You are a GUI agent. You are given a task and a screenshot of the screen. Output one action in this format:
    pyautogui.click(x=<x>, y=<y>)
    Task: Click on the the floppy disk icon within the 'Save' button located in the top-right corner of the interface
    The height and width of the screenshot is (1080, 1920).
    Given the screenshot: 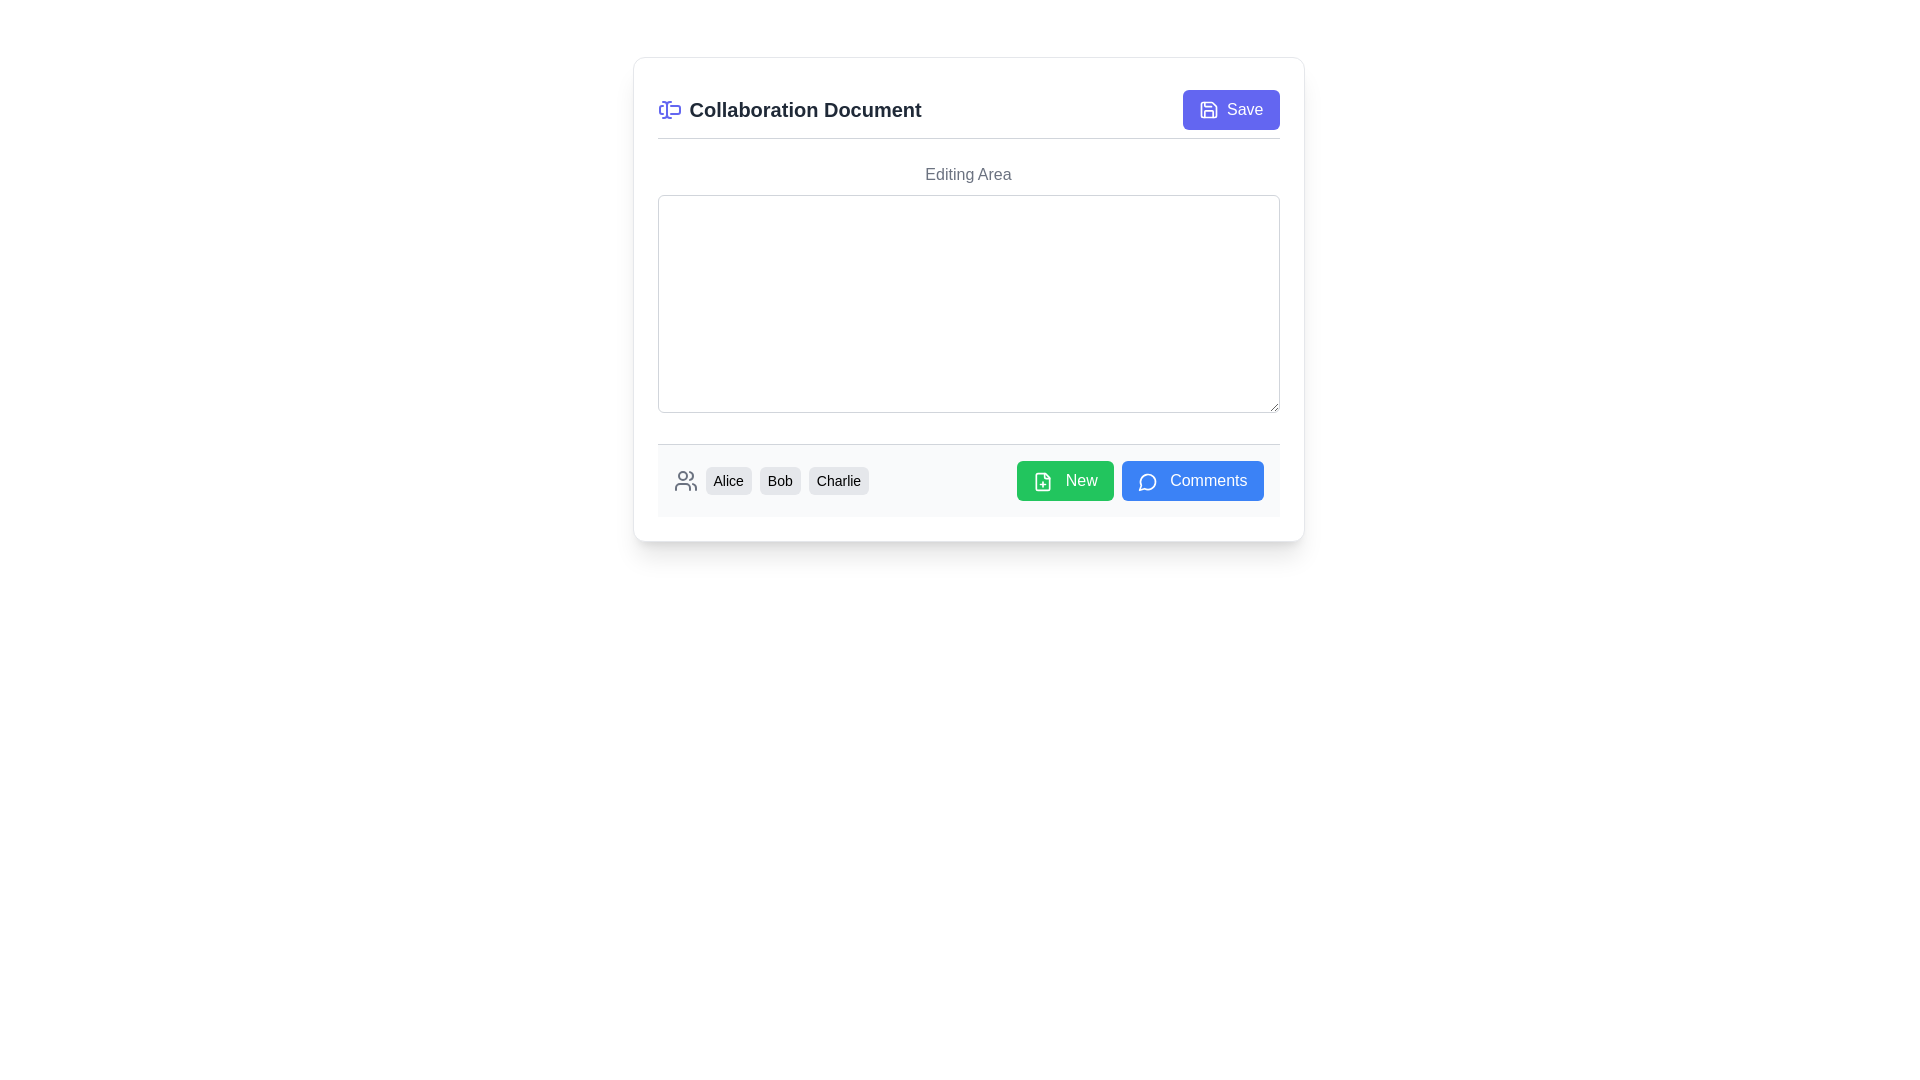 What is the action you would take?
    pyautogui.click(x=1208, y=110)
    